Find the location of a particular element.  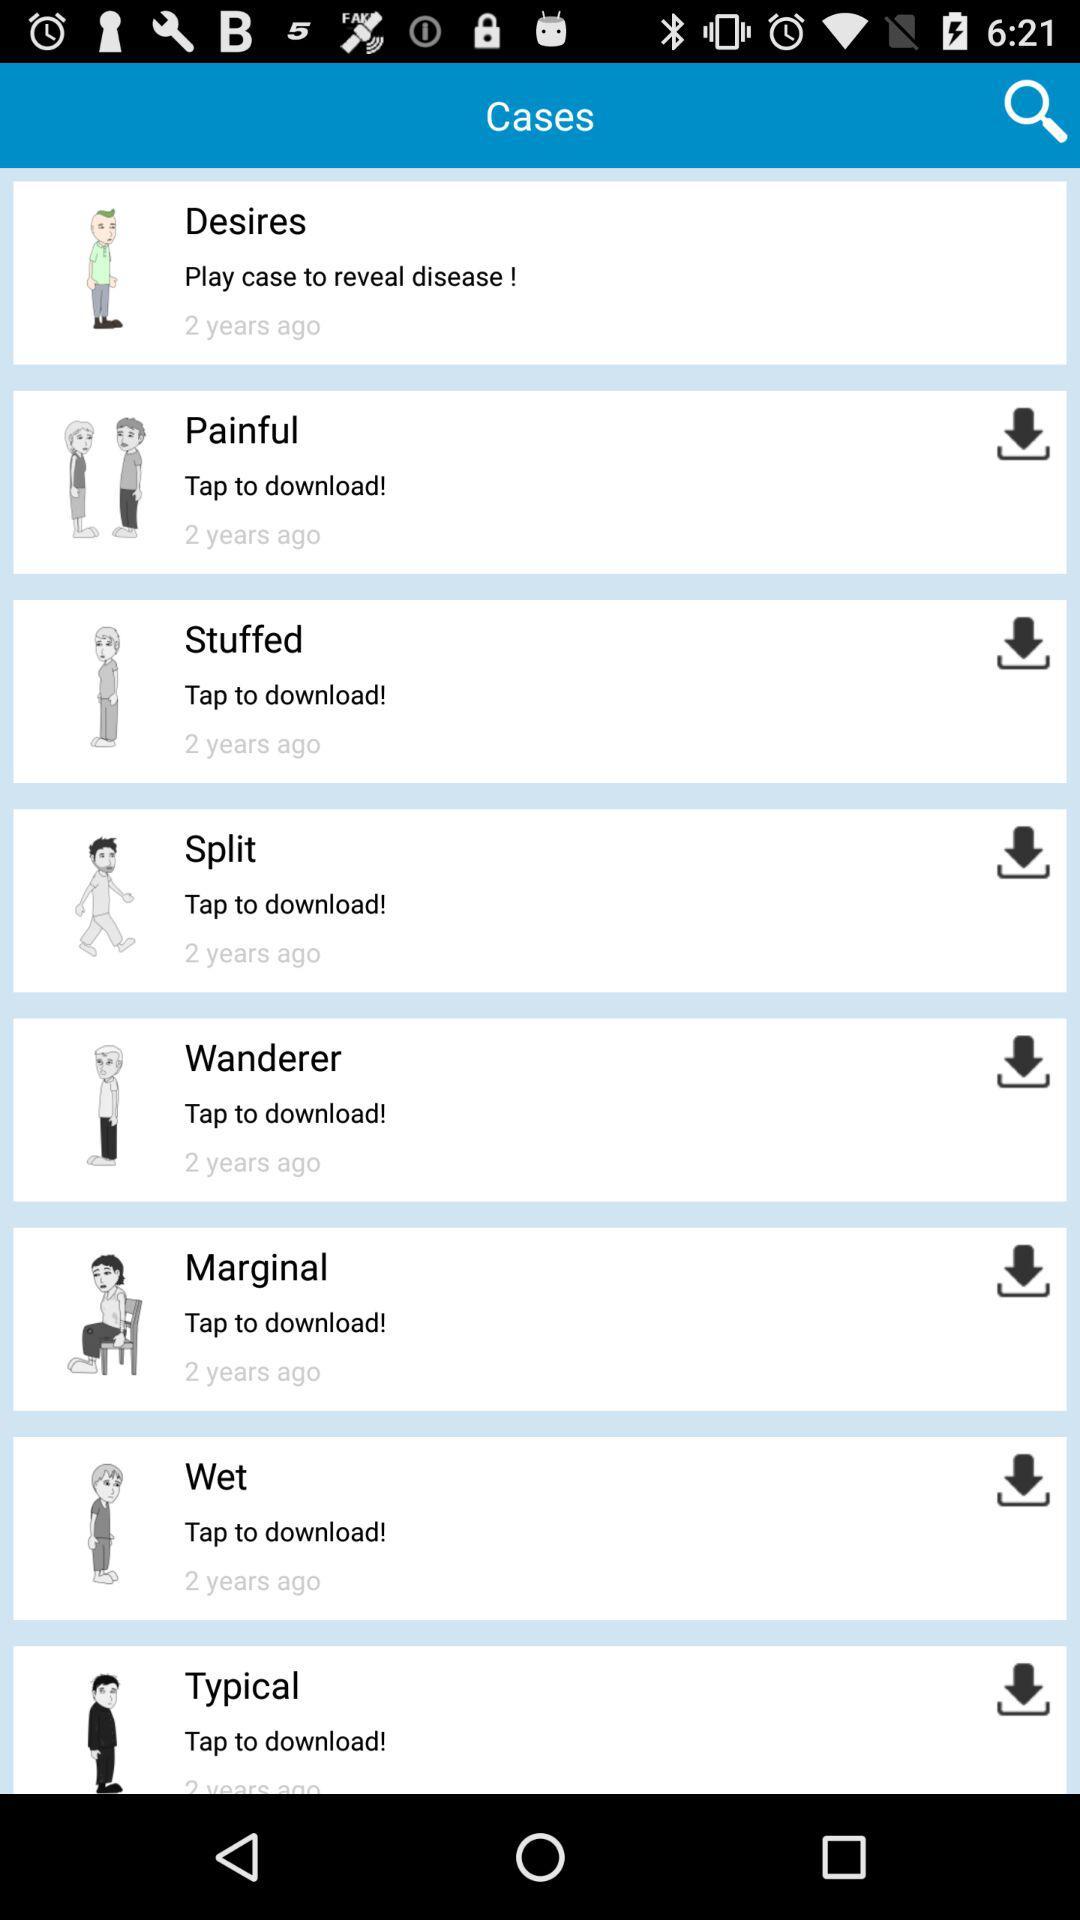

item above tap to download! icon is located at coordinates (243, 637).